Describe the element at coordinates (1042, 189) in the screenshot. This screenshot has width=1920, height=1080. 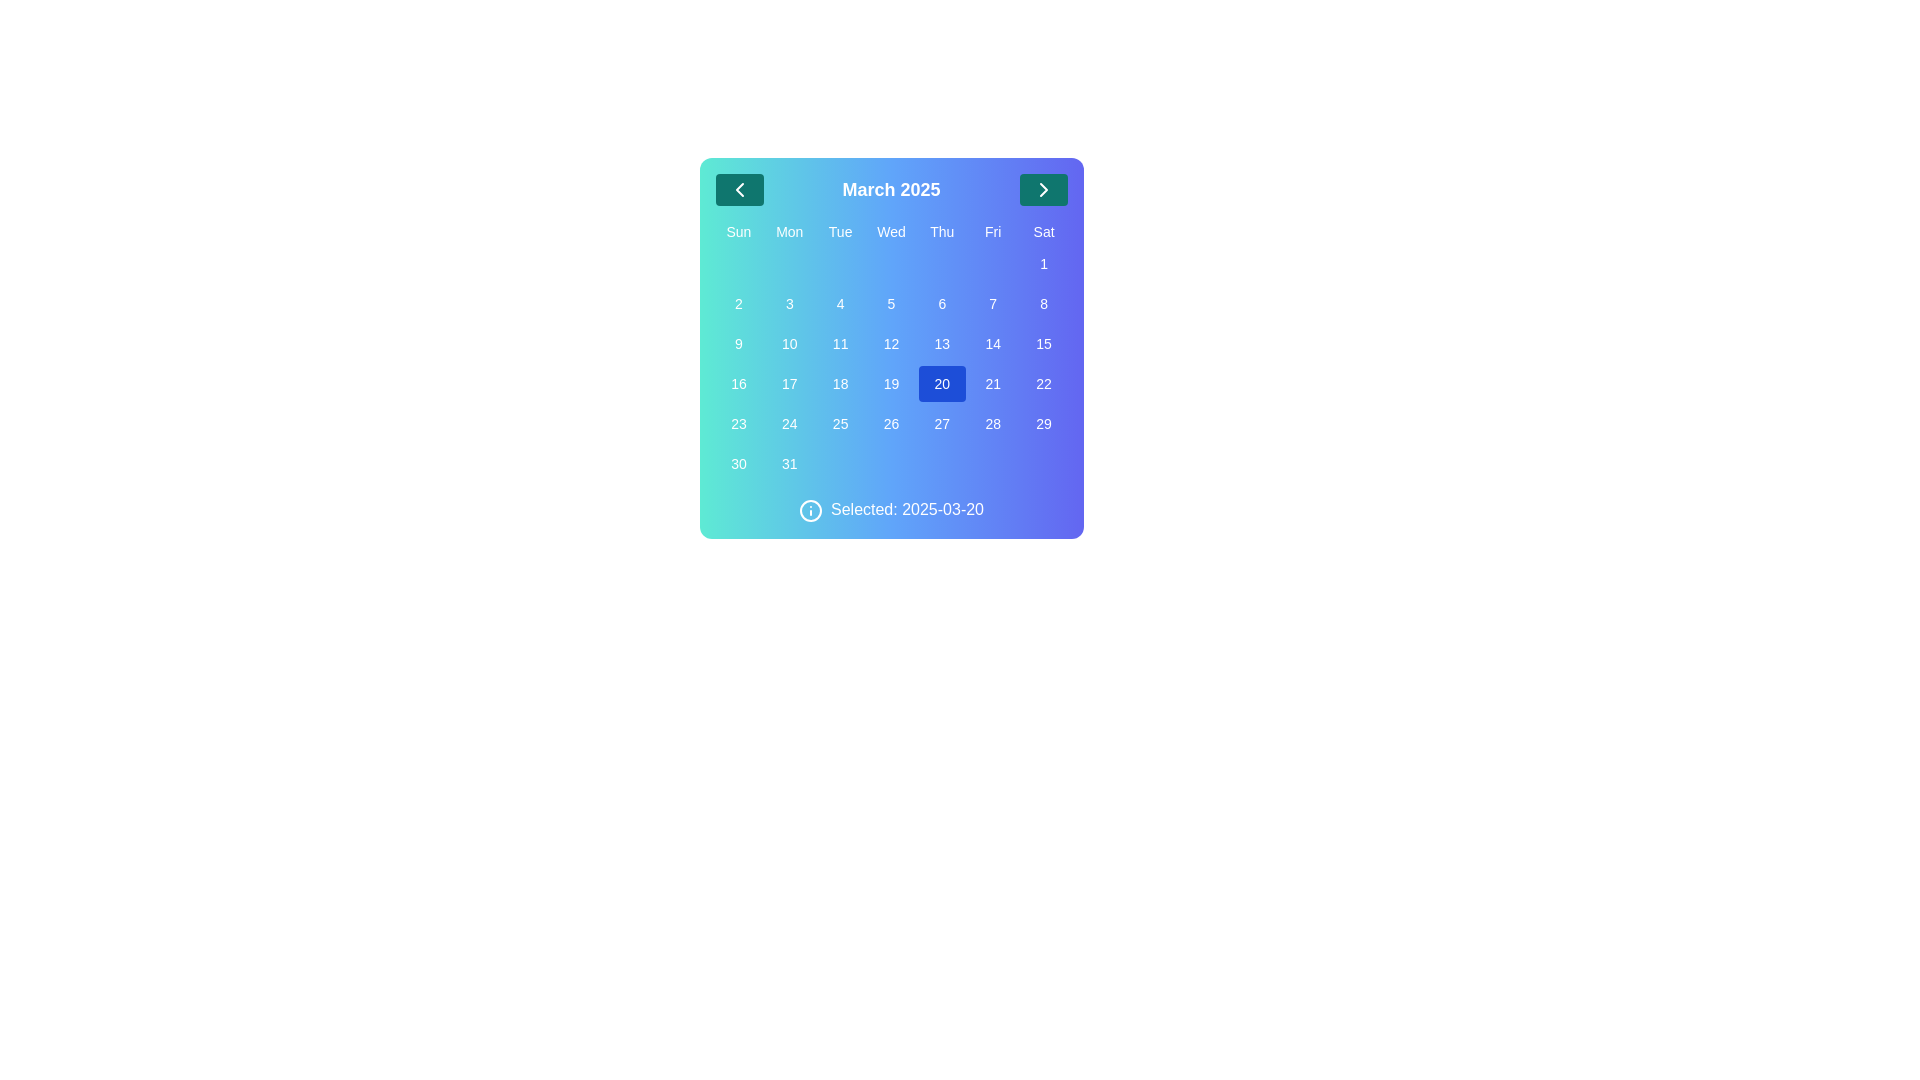
I see `the forward navigation chevron icon located within the circular green button on the far right edge of the calendar header` at that location.